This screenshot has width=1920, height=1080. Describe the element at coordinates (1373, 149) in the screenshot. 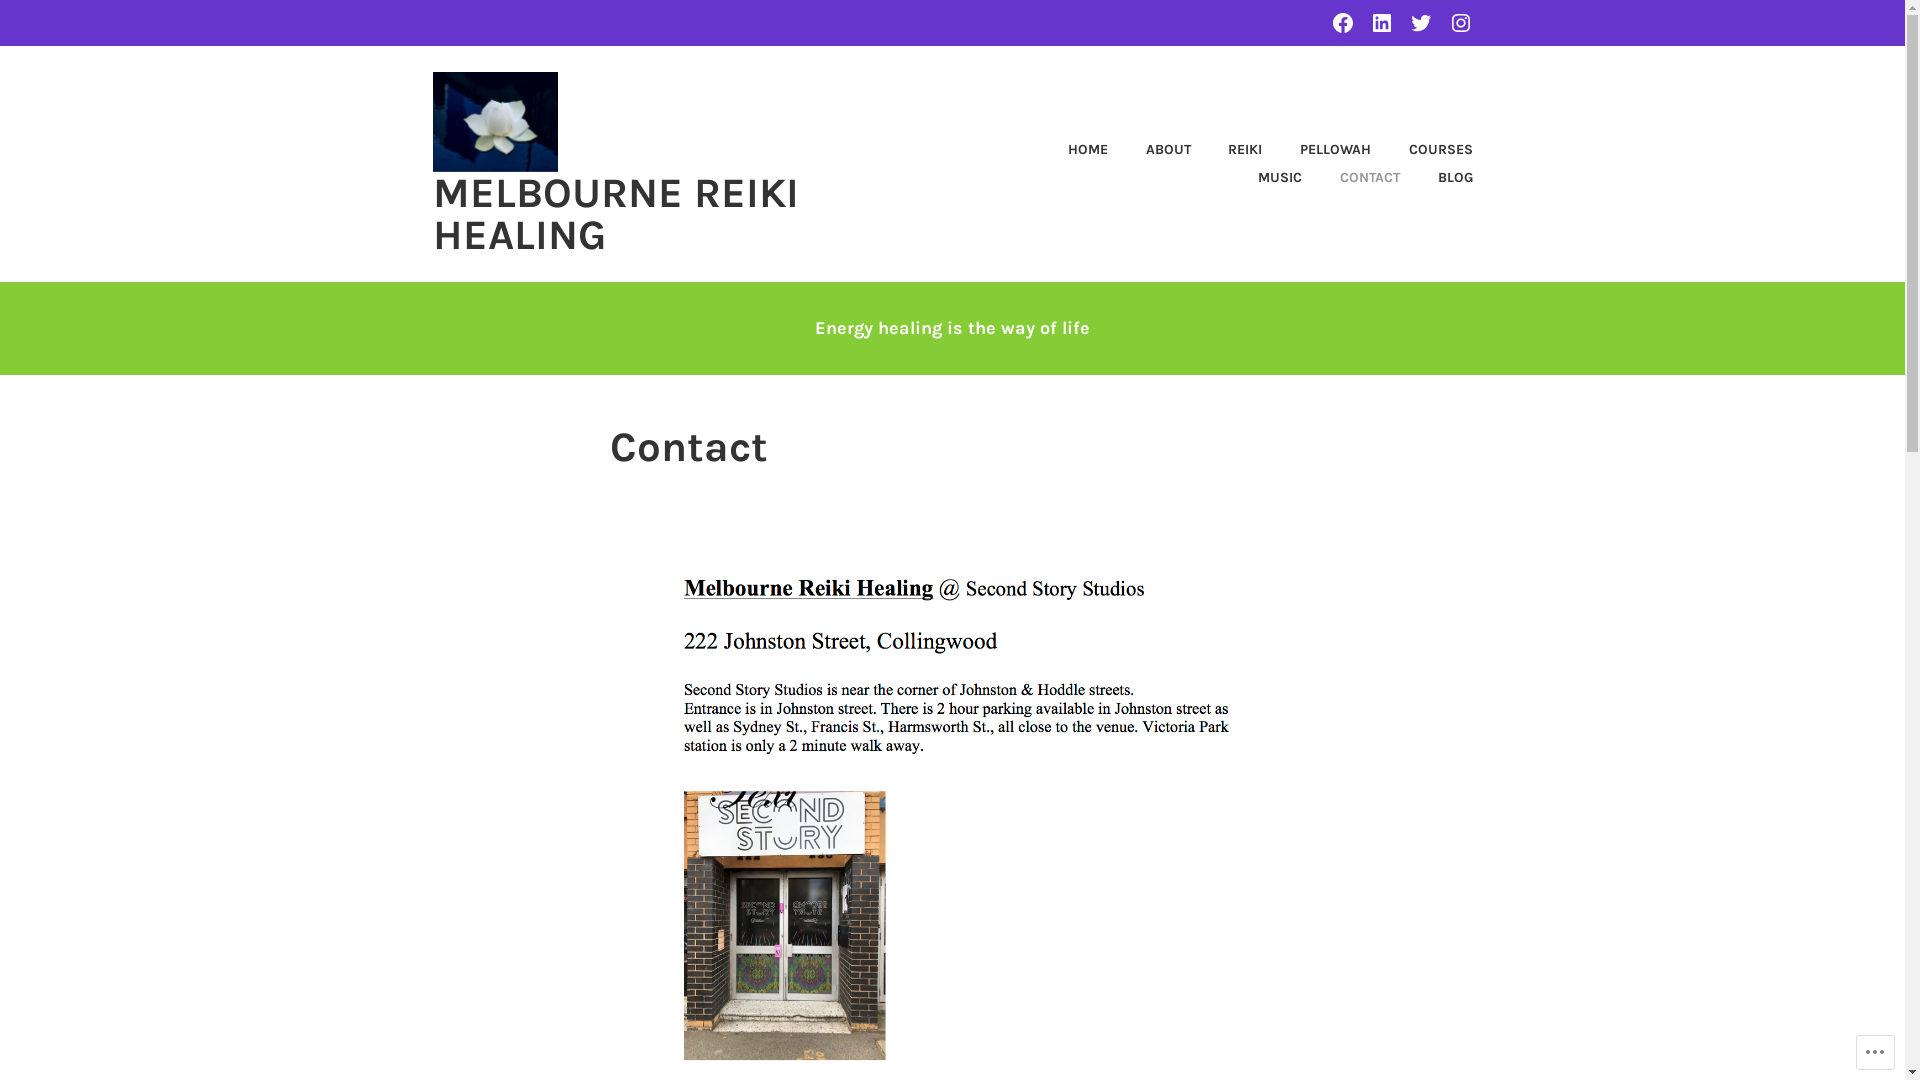

I see `'COURSES'` at that location.